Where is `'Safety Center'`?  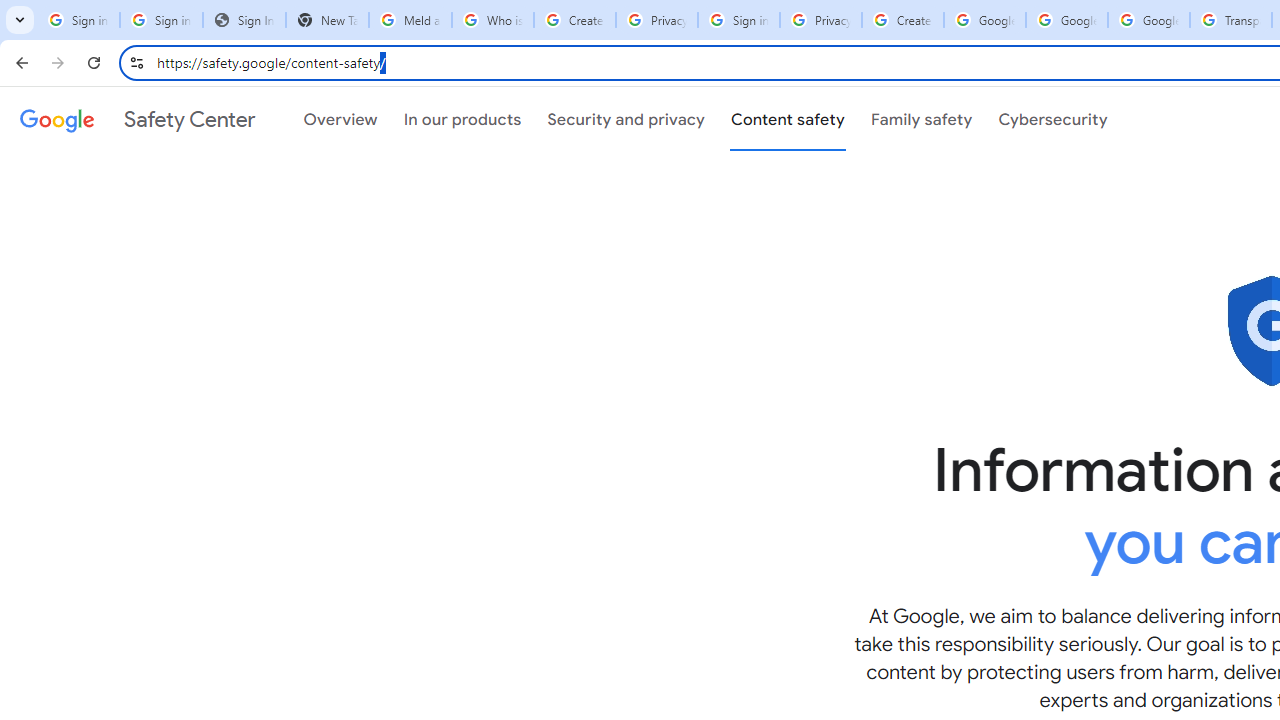
'Safety Center' is located at coordinates (136, 119).